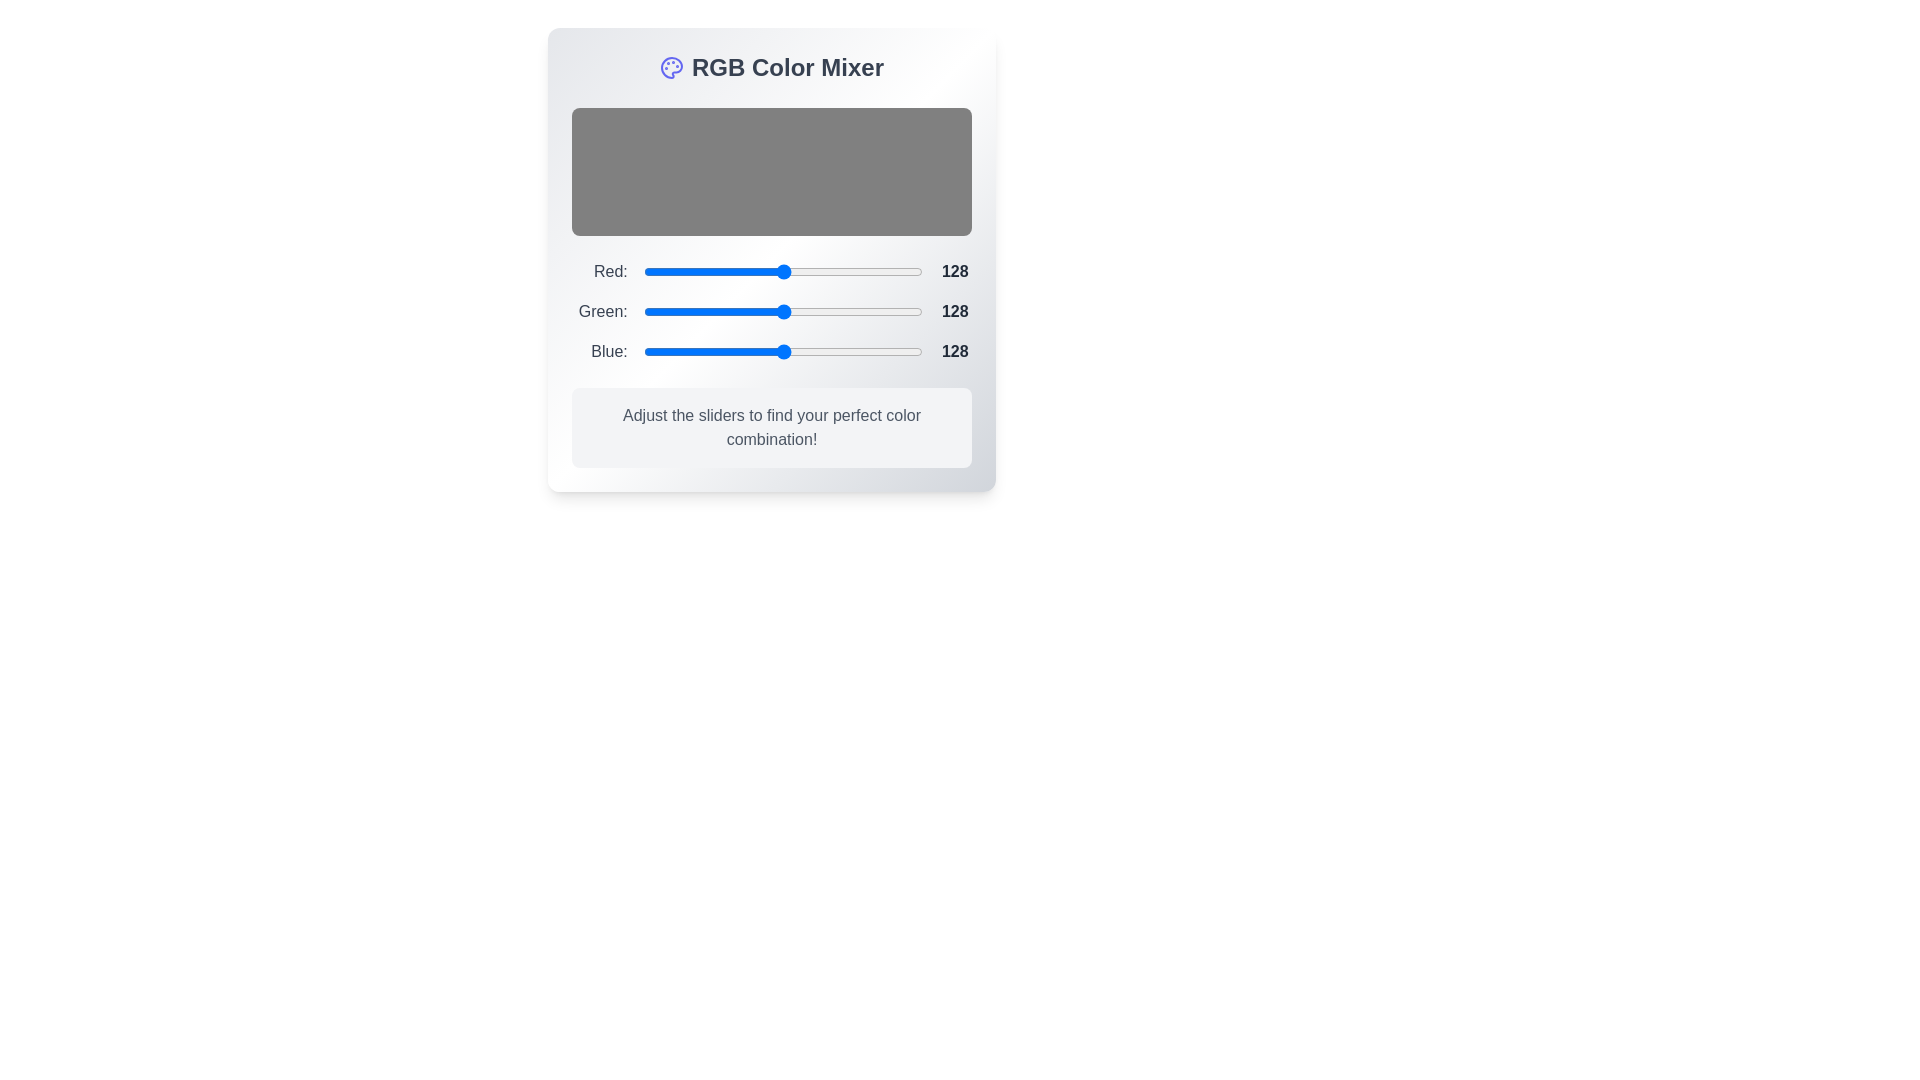 The width and height of the screenshot is (1920, 1080). Describe the element at coordinates (857, 272) in the screenshot. I see `the 0 slider to a value of 136` at that location.